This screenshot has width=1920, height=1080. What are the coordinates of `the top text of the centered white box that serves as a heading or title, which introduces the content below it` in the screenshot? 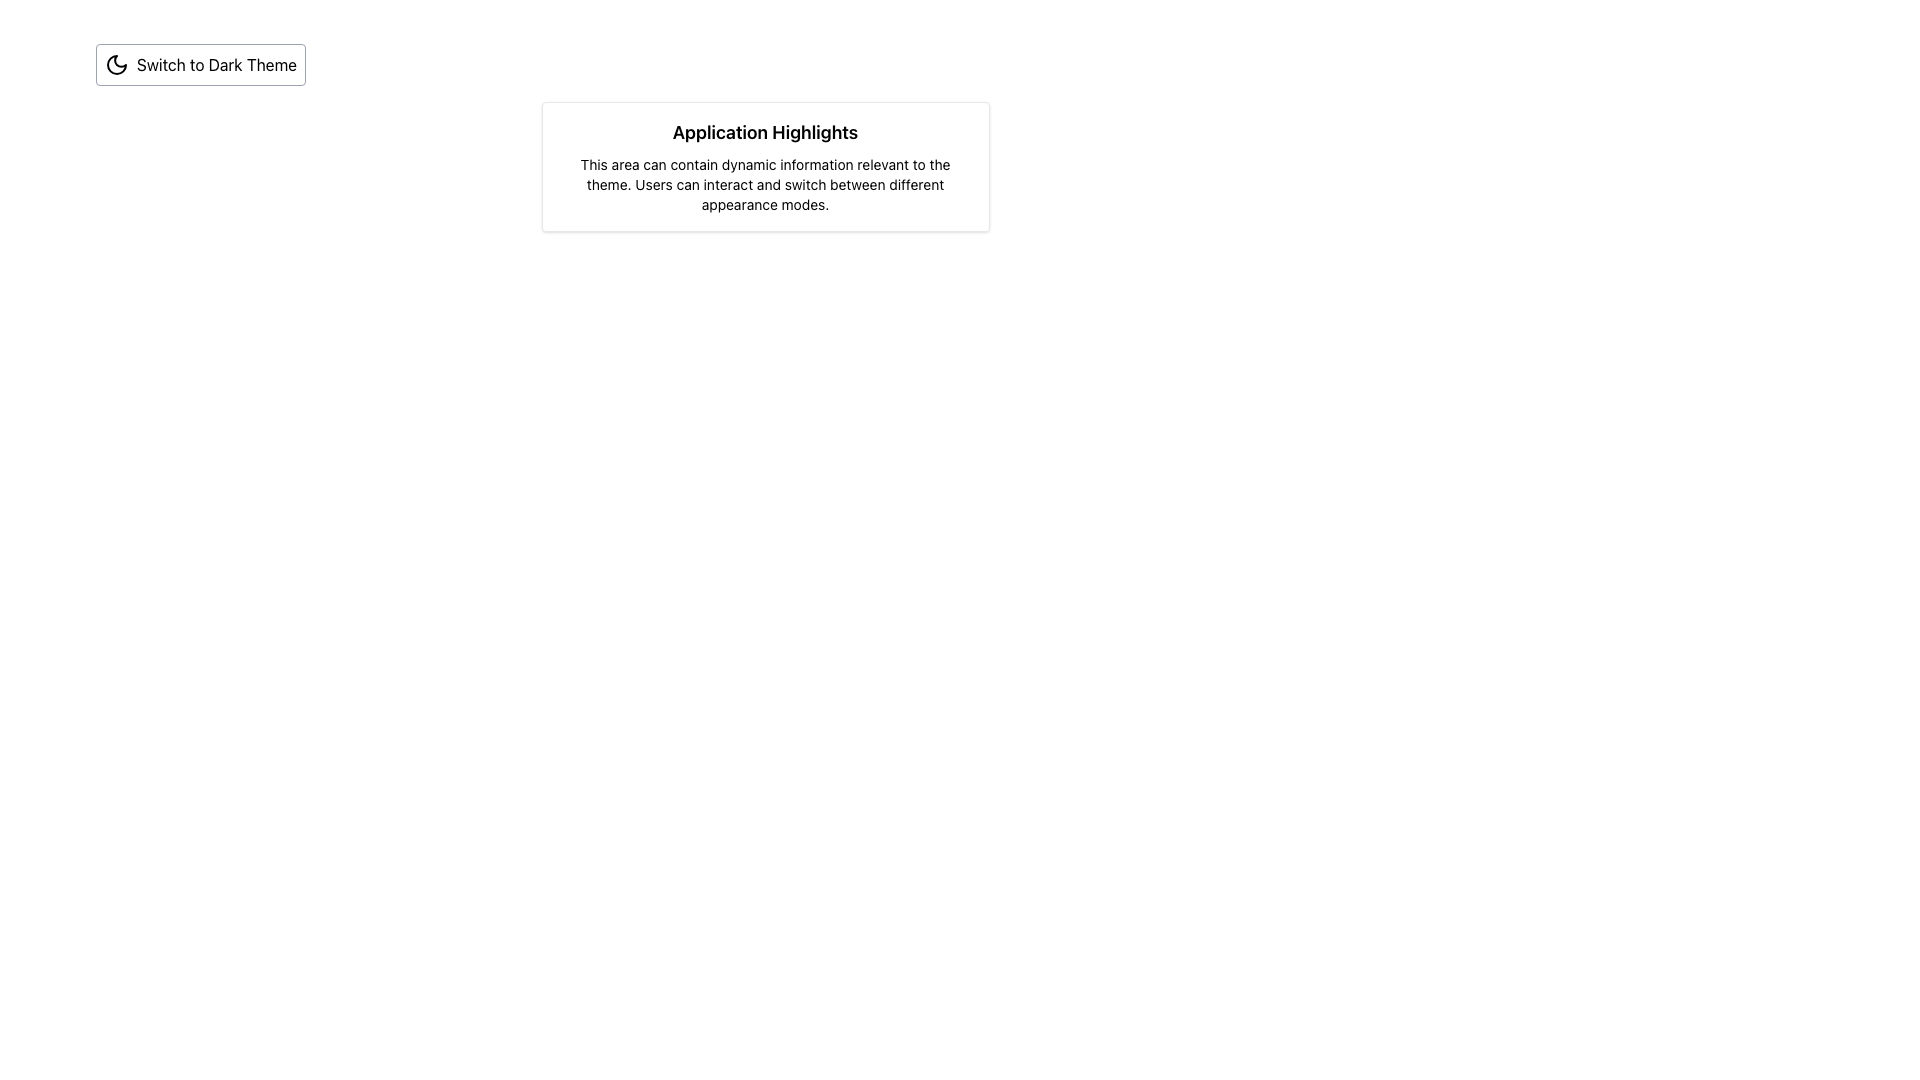 It's located at (764, 132).